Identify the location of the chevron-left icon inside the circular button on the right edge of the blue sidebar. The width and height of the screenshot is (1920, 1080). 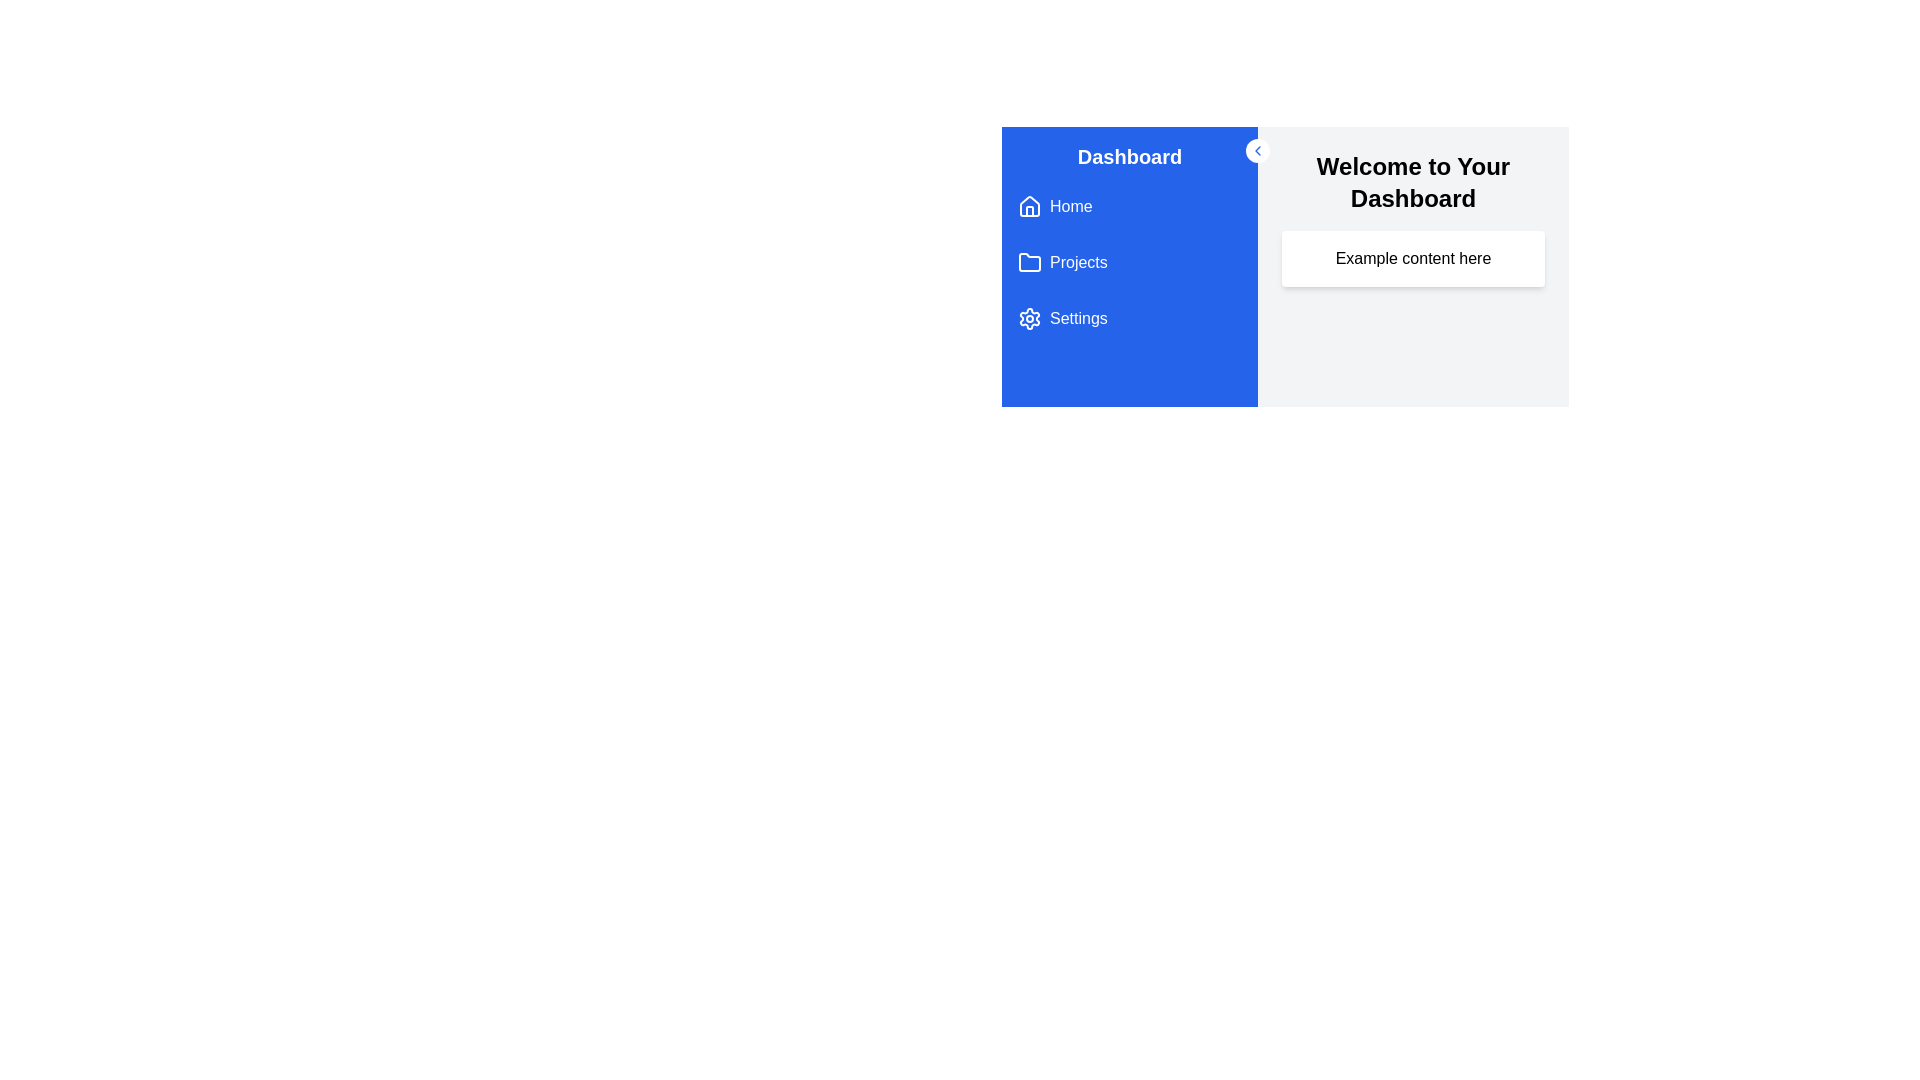
(1256, 149).